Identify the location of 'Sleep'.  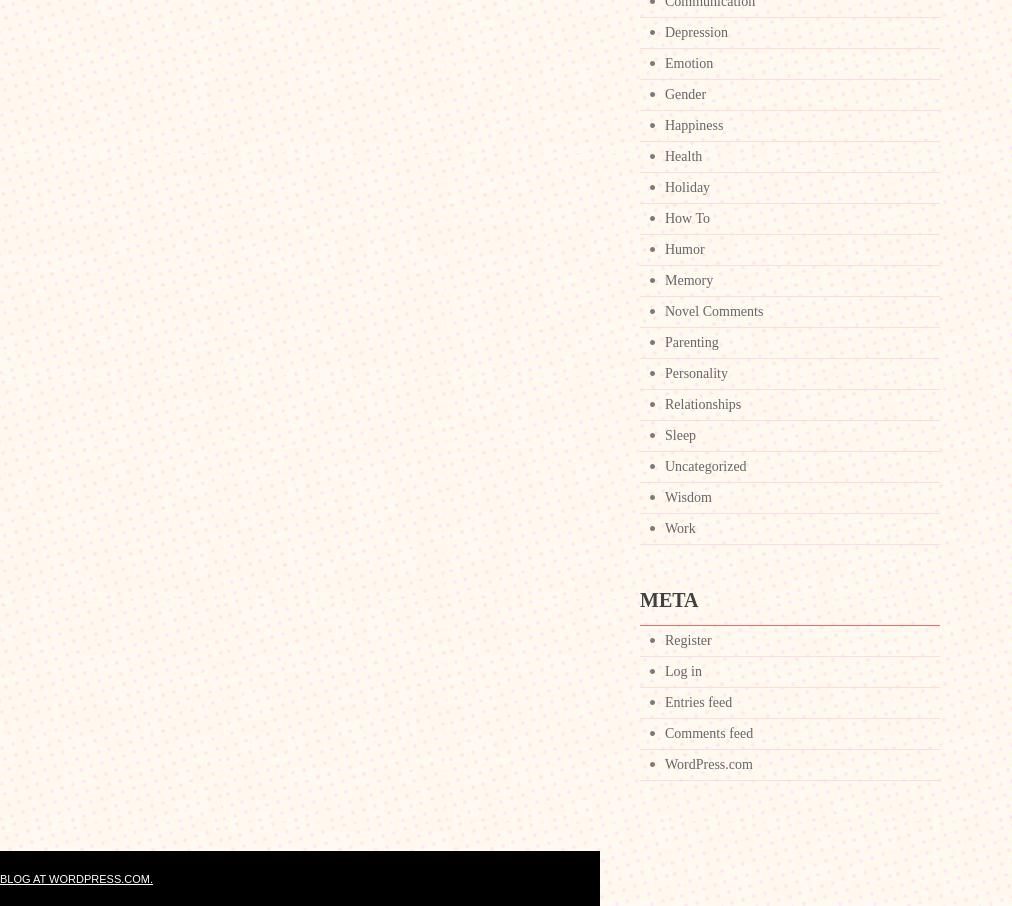
(680, 435).